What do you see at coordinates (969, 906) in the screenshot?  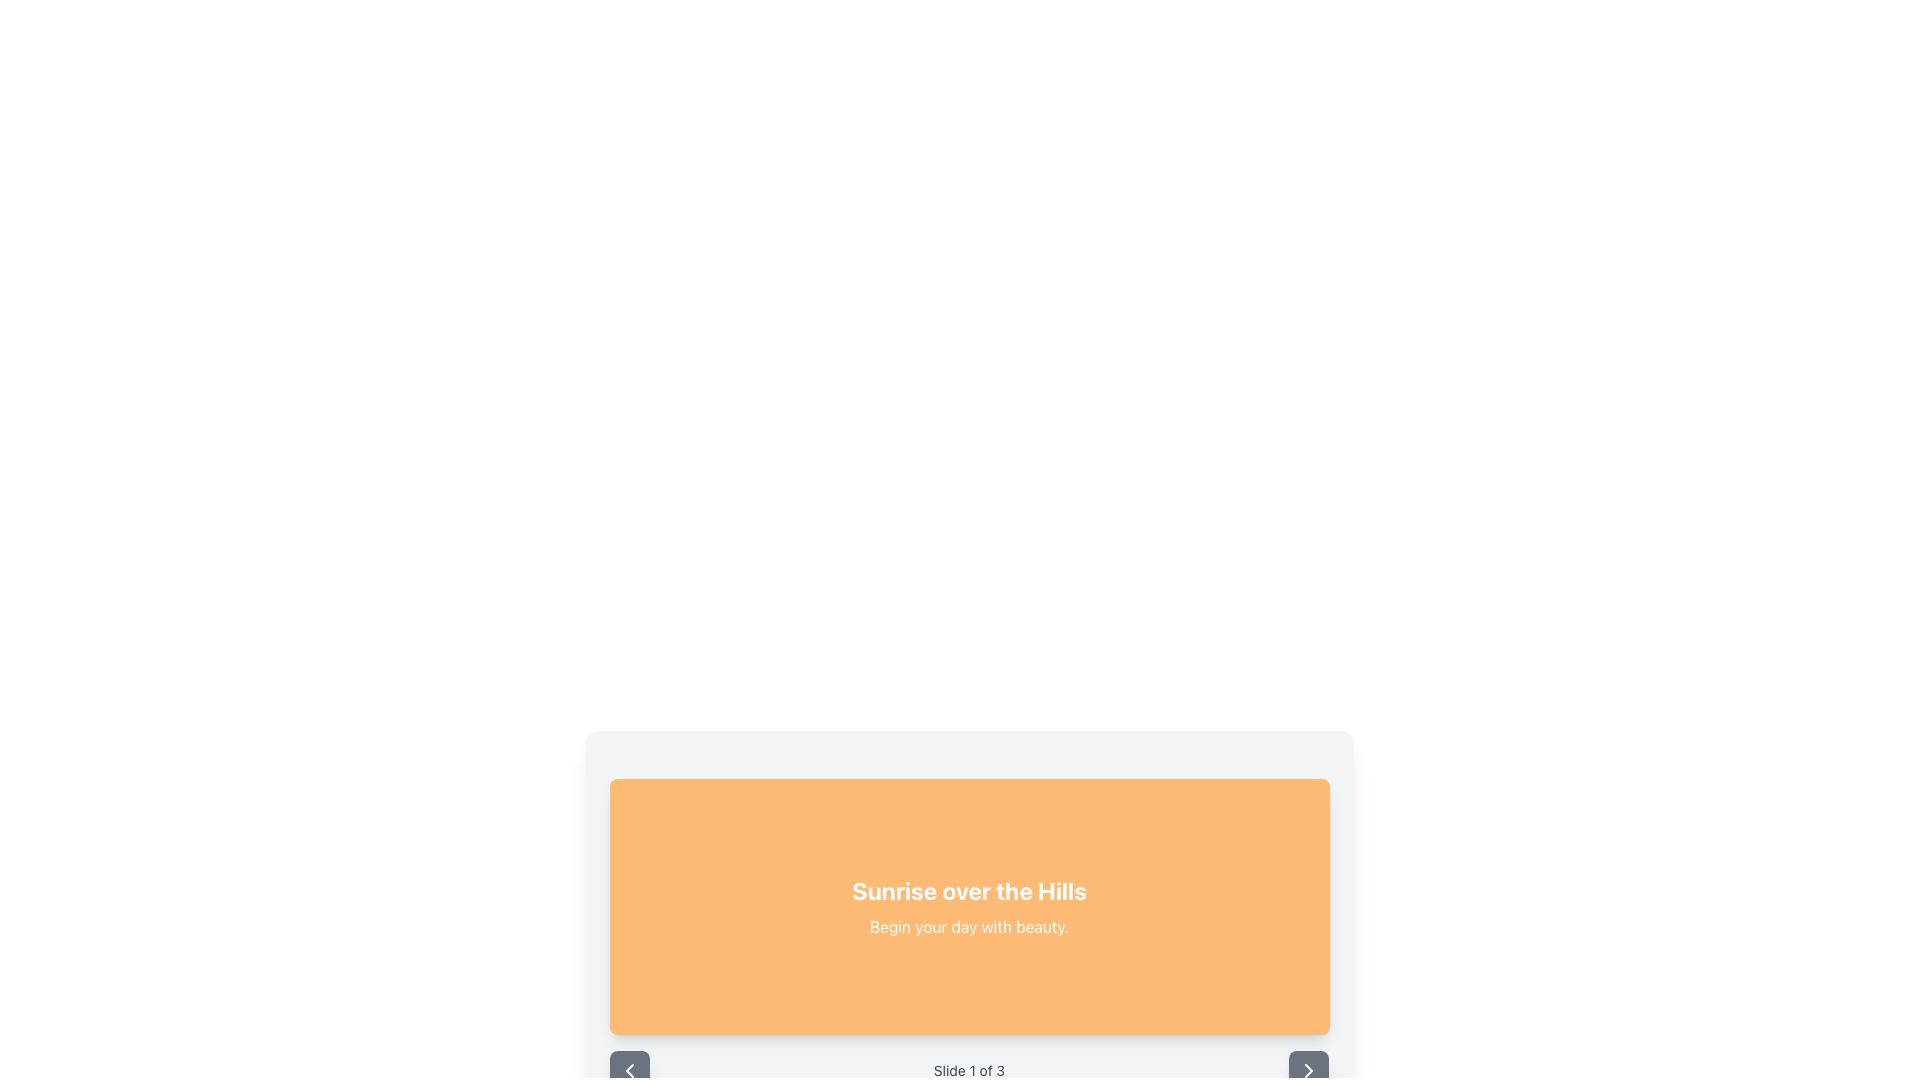 I see `text displayed in the Text Panel that contains 'Sunrise over the Hills' and 'Begin your day with beauty.'` at bounding box center [969, 906].